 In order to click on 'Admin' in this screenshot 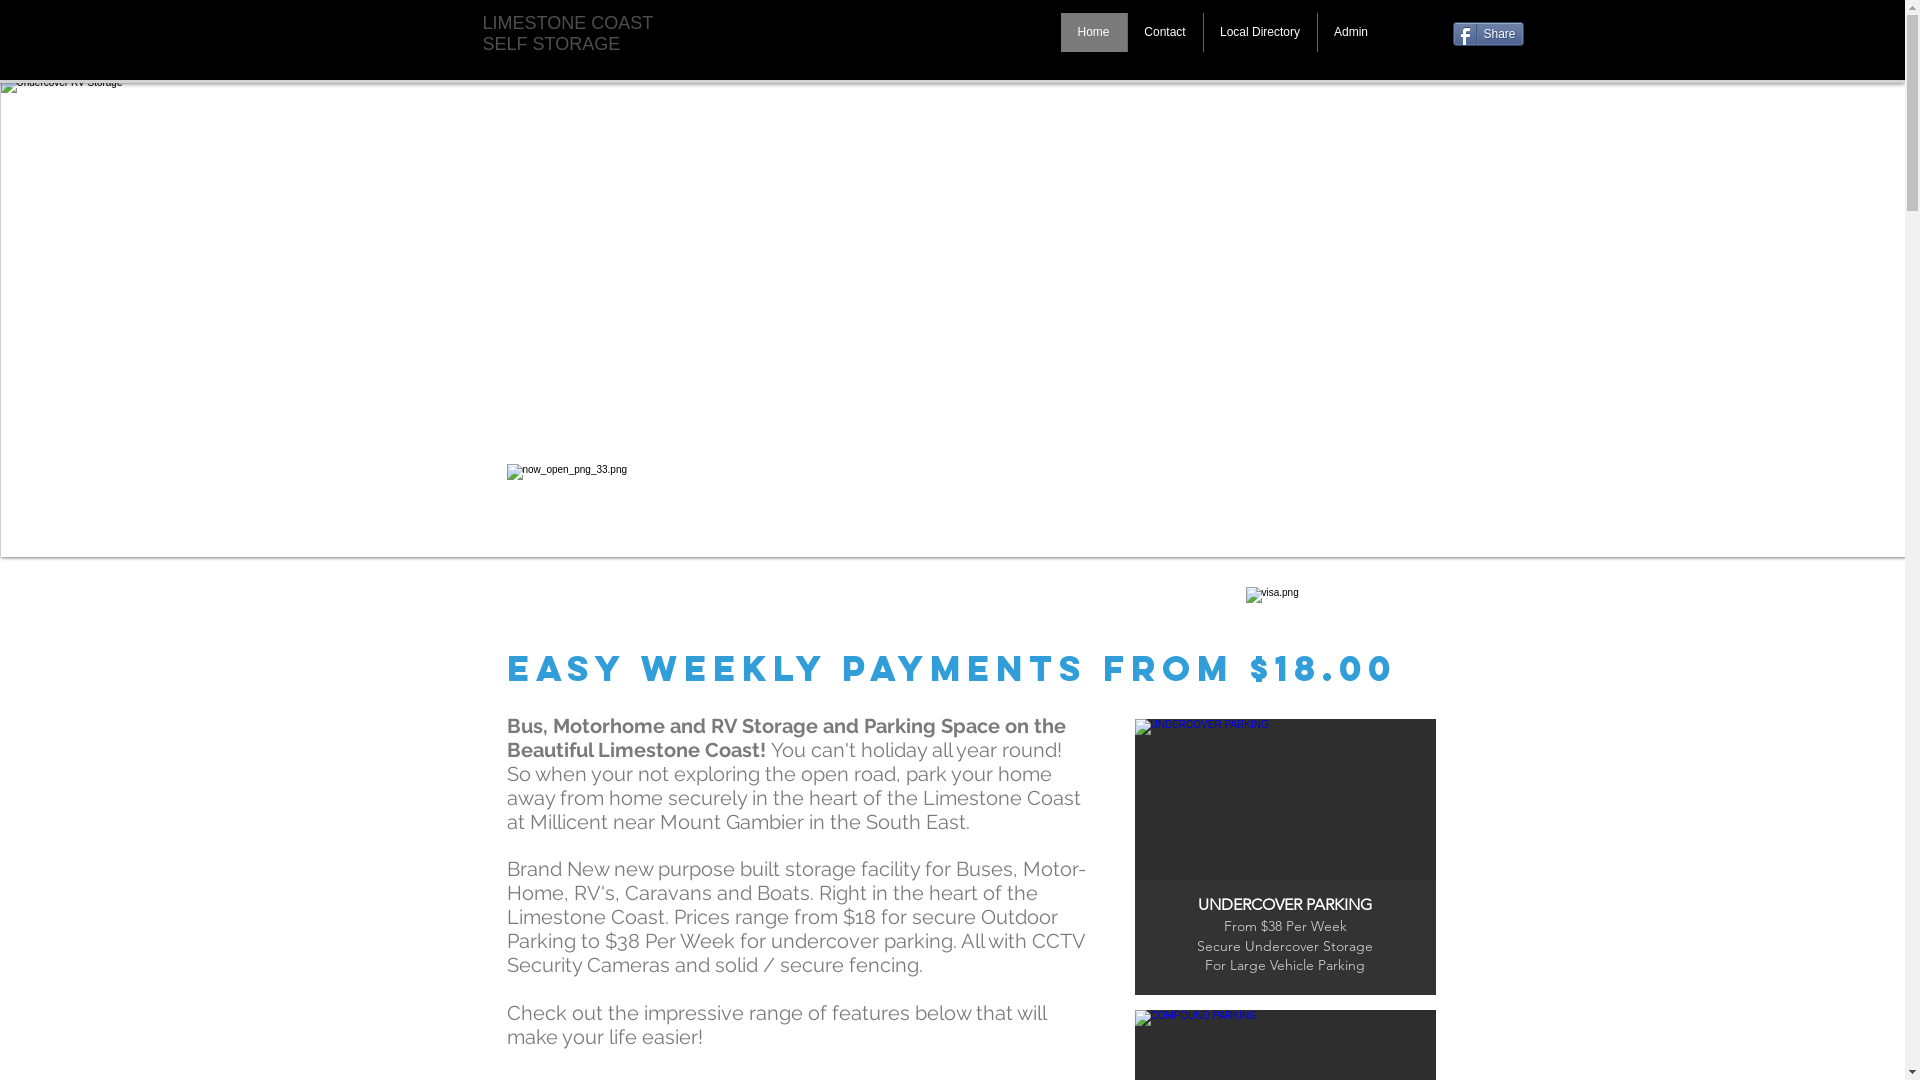, I will do `click(1349, 32)`.